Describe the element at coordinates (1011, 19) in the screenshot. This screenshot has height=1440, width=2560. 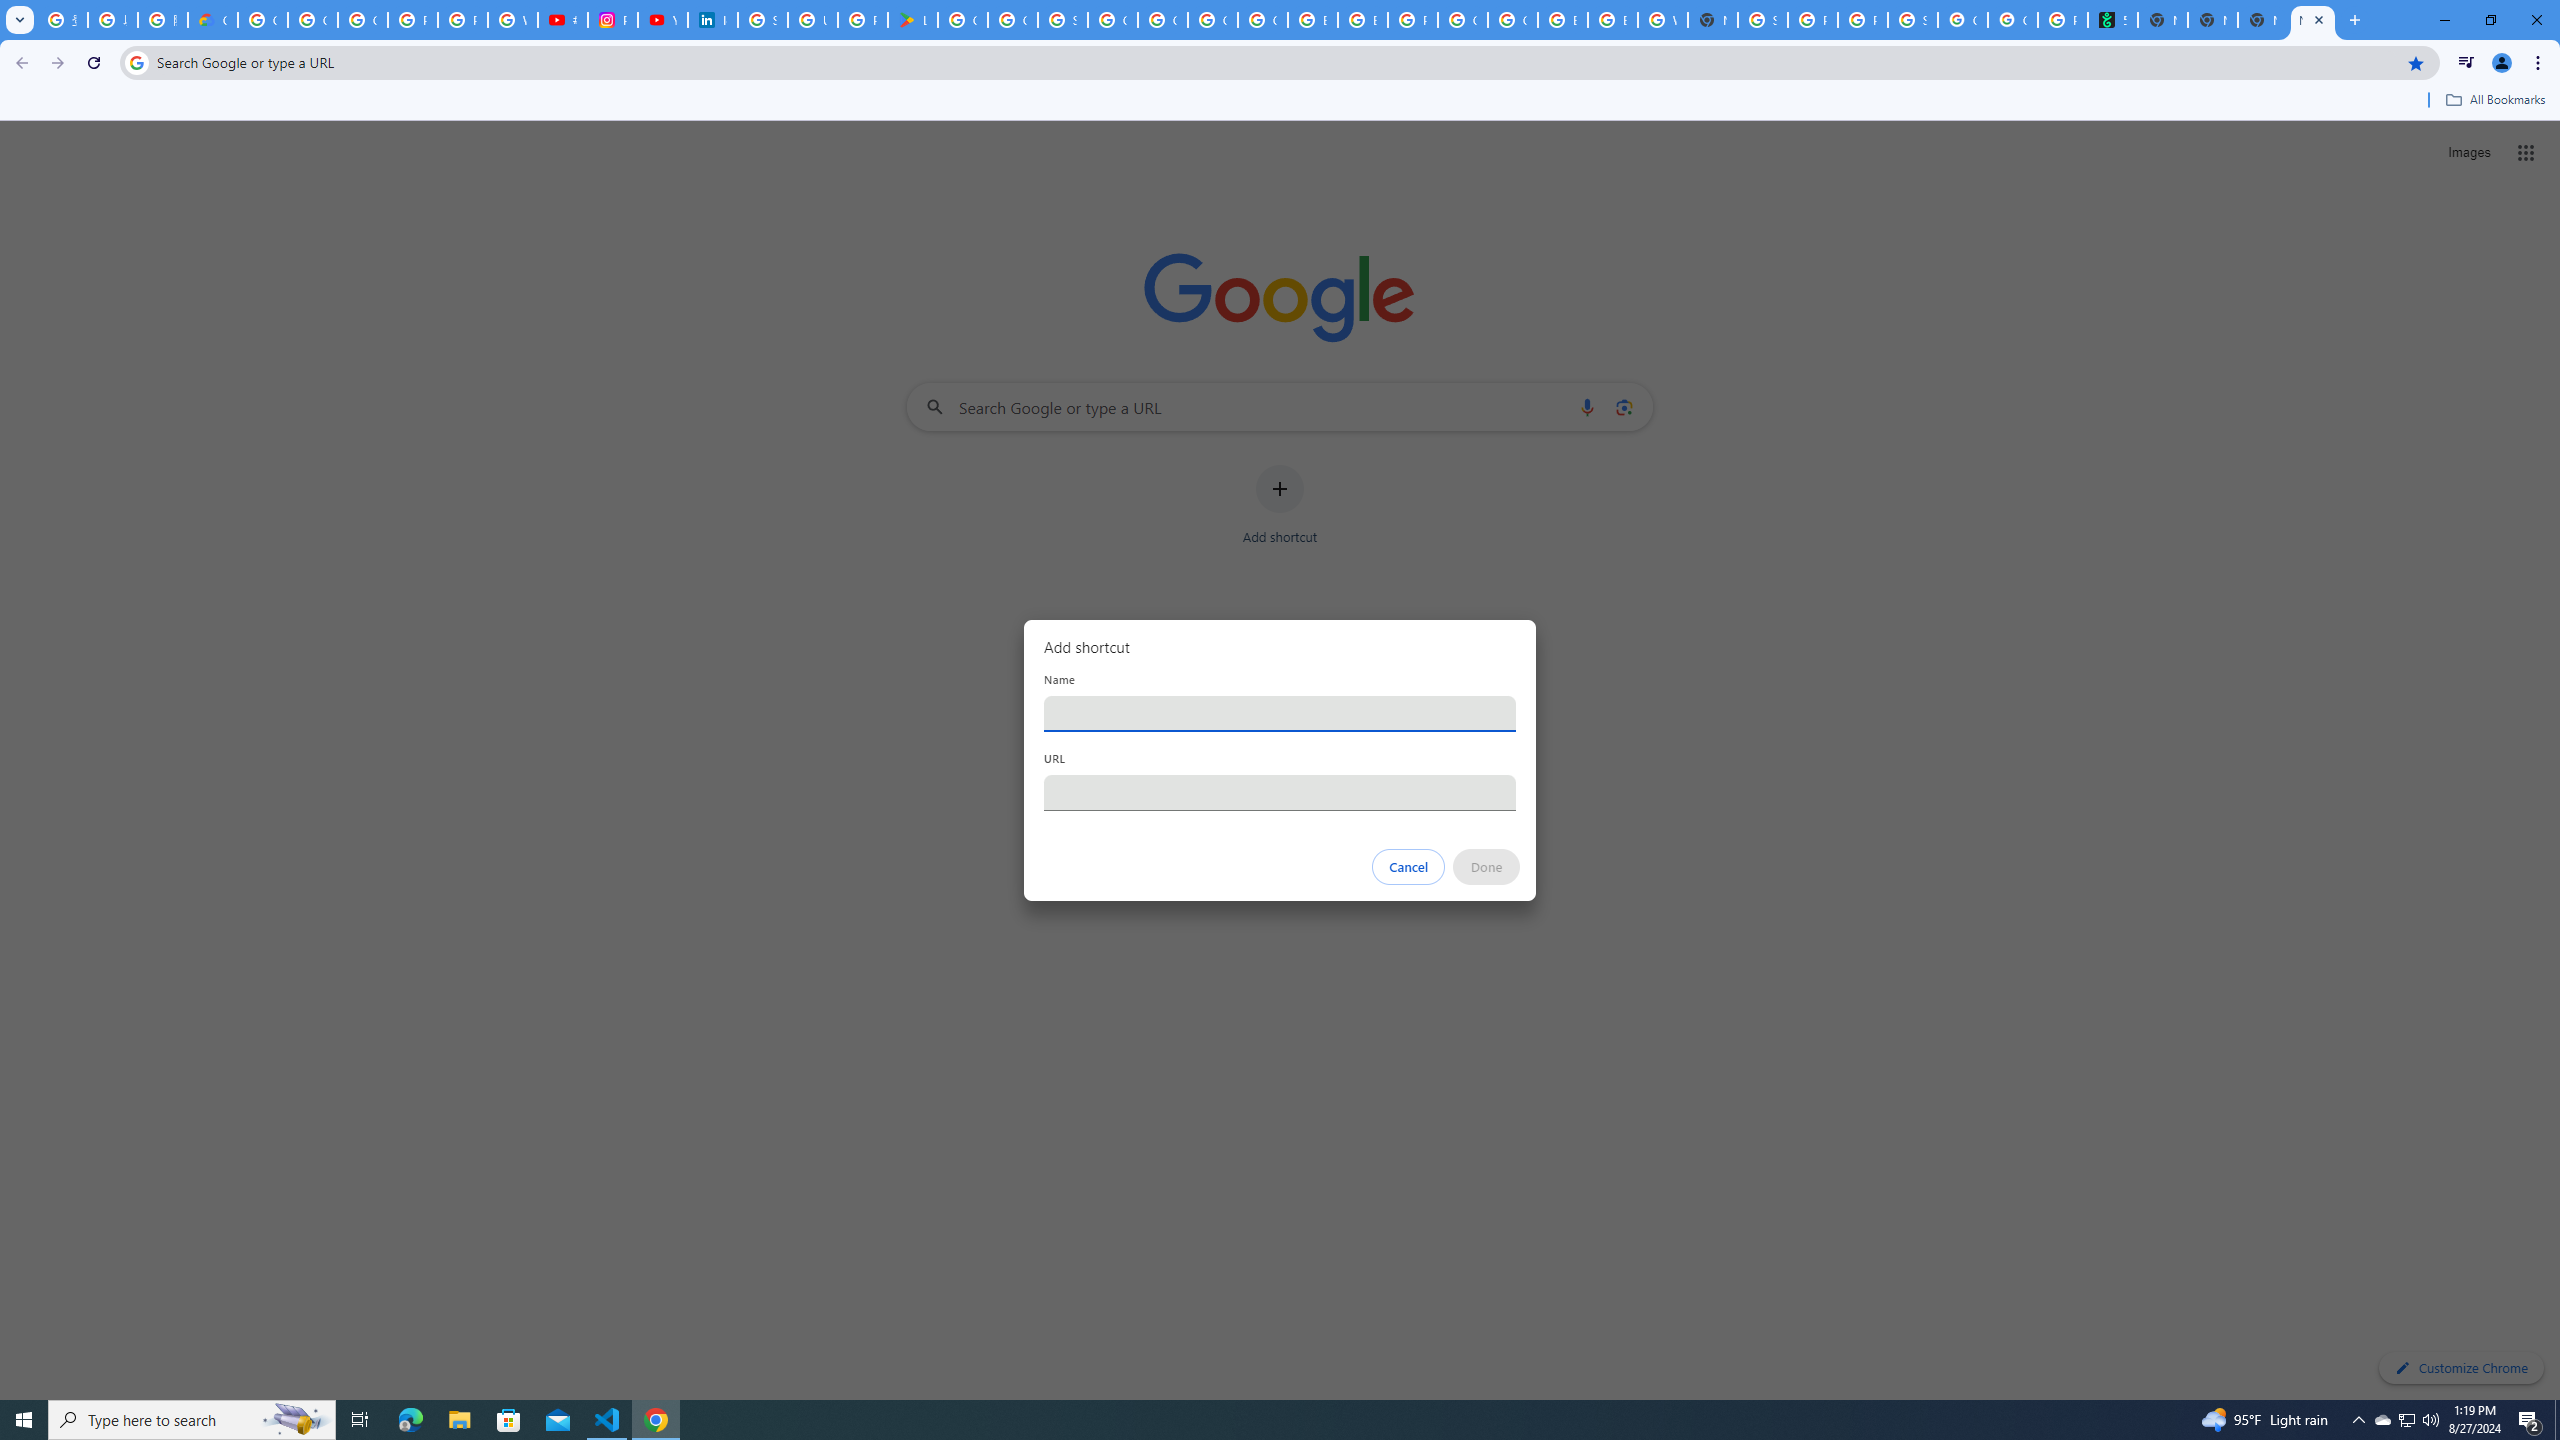
I see `'Google Workspace - Specific Terms'` at that location.